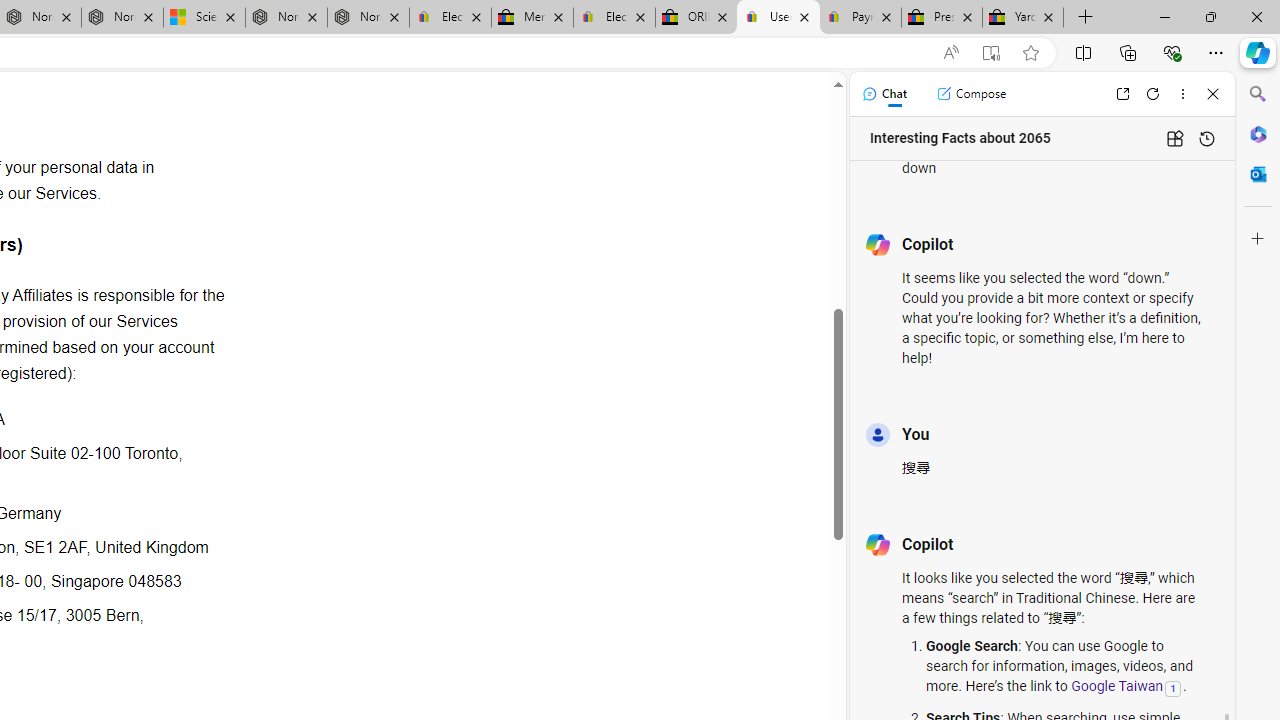  What do you see at coordinates (1164, 16) in the screenshot?
I see `'Minimize'` at bounding box center [1164, 16].